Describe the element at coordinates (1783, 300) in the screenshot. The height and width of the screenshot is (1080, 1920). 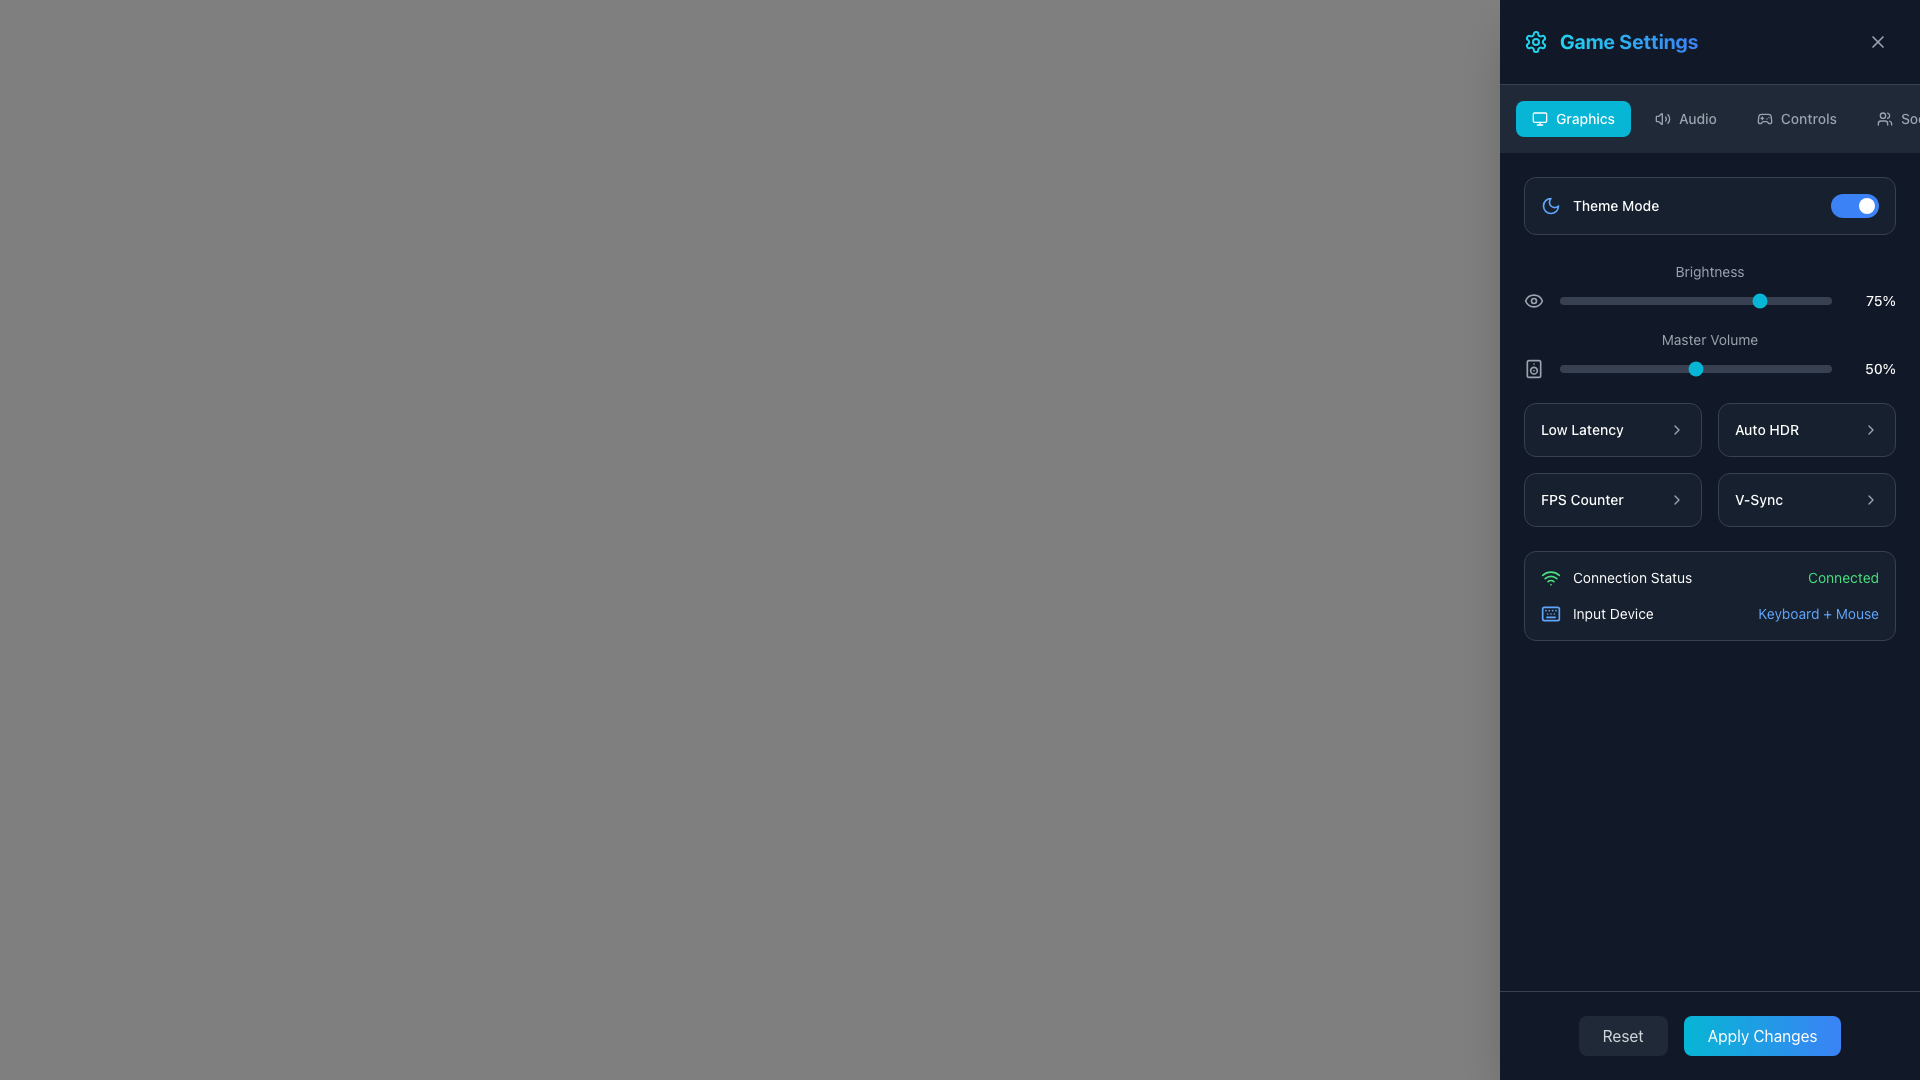
I see `the brightness` at that location.